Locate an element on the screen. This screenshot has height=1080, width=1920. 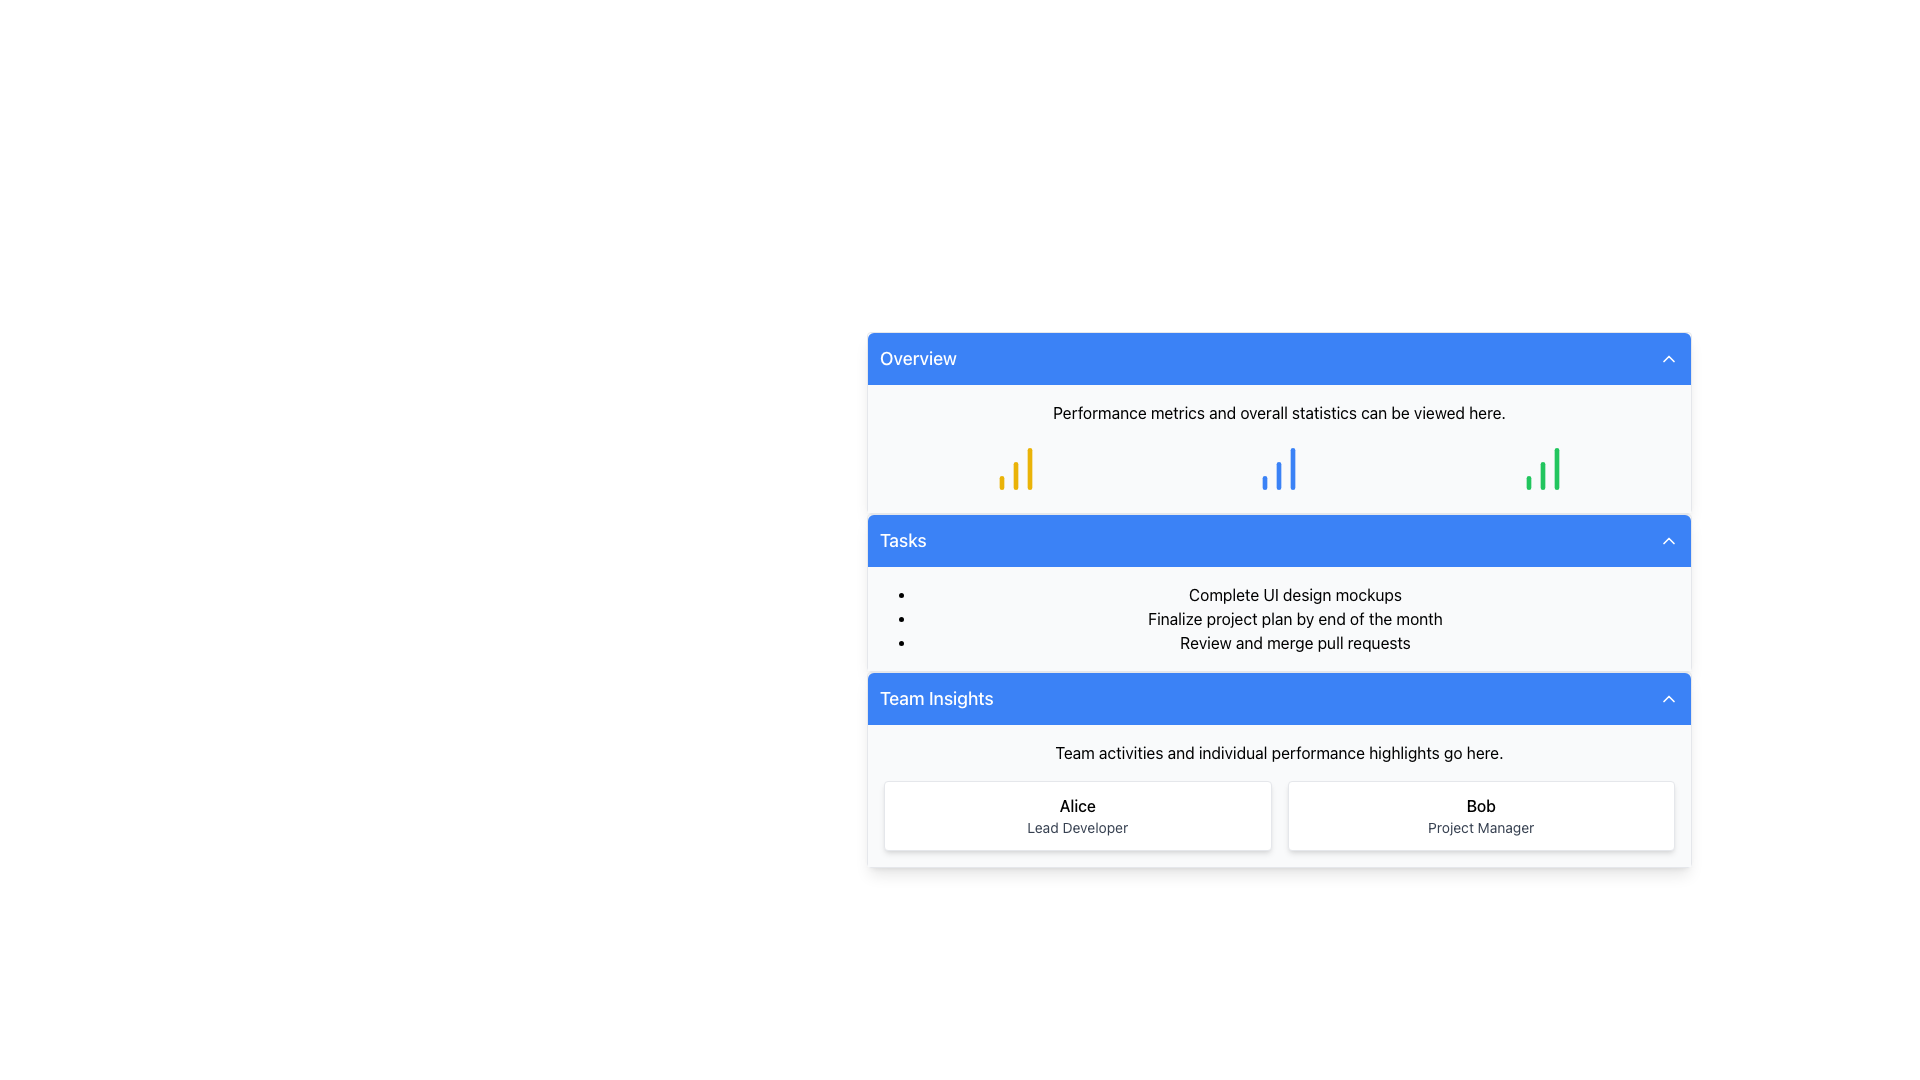
the 'Tasks' text label, which is styled with a large font size and is prominently displayed within a blue rectangular area in the interface is located at coordinates (902, 540).